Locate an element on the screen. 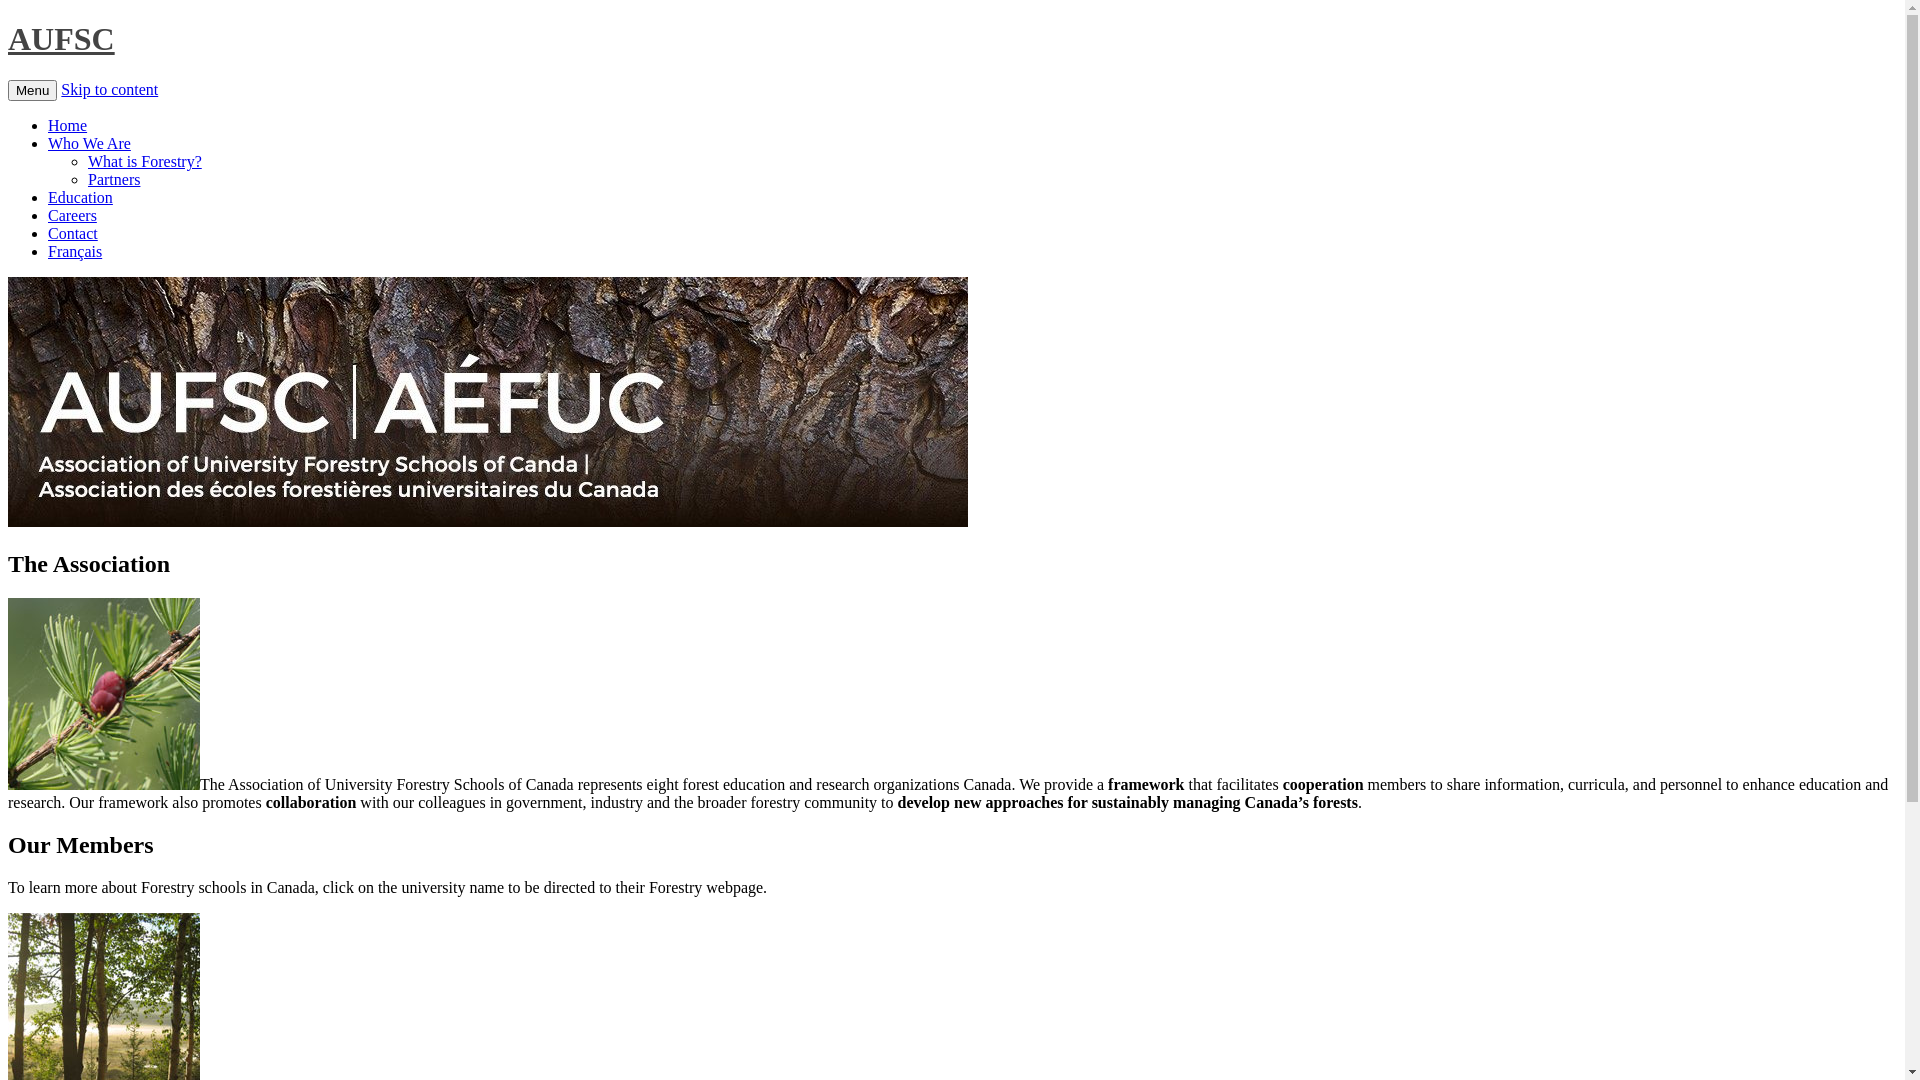 This screenshot has height=1080, width=1920. 'Skip to content' is located at coordinates (108, 88).